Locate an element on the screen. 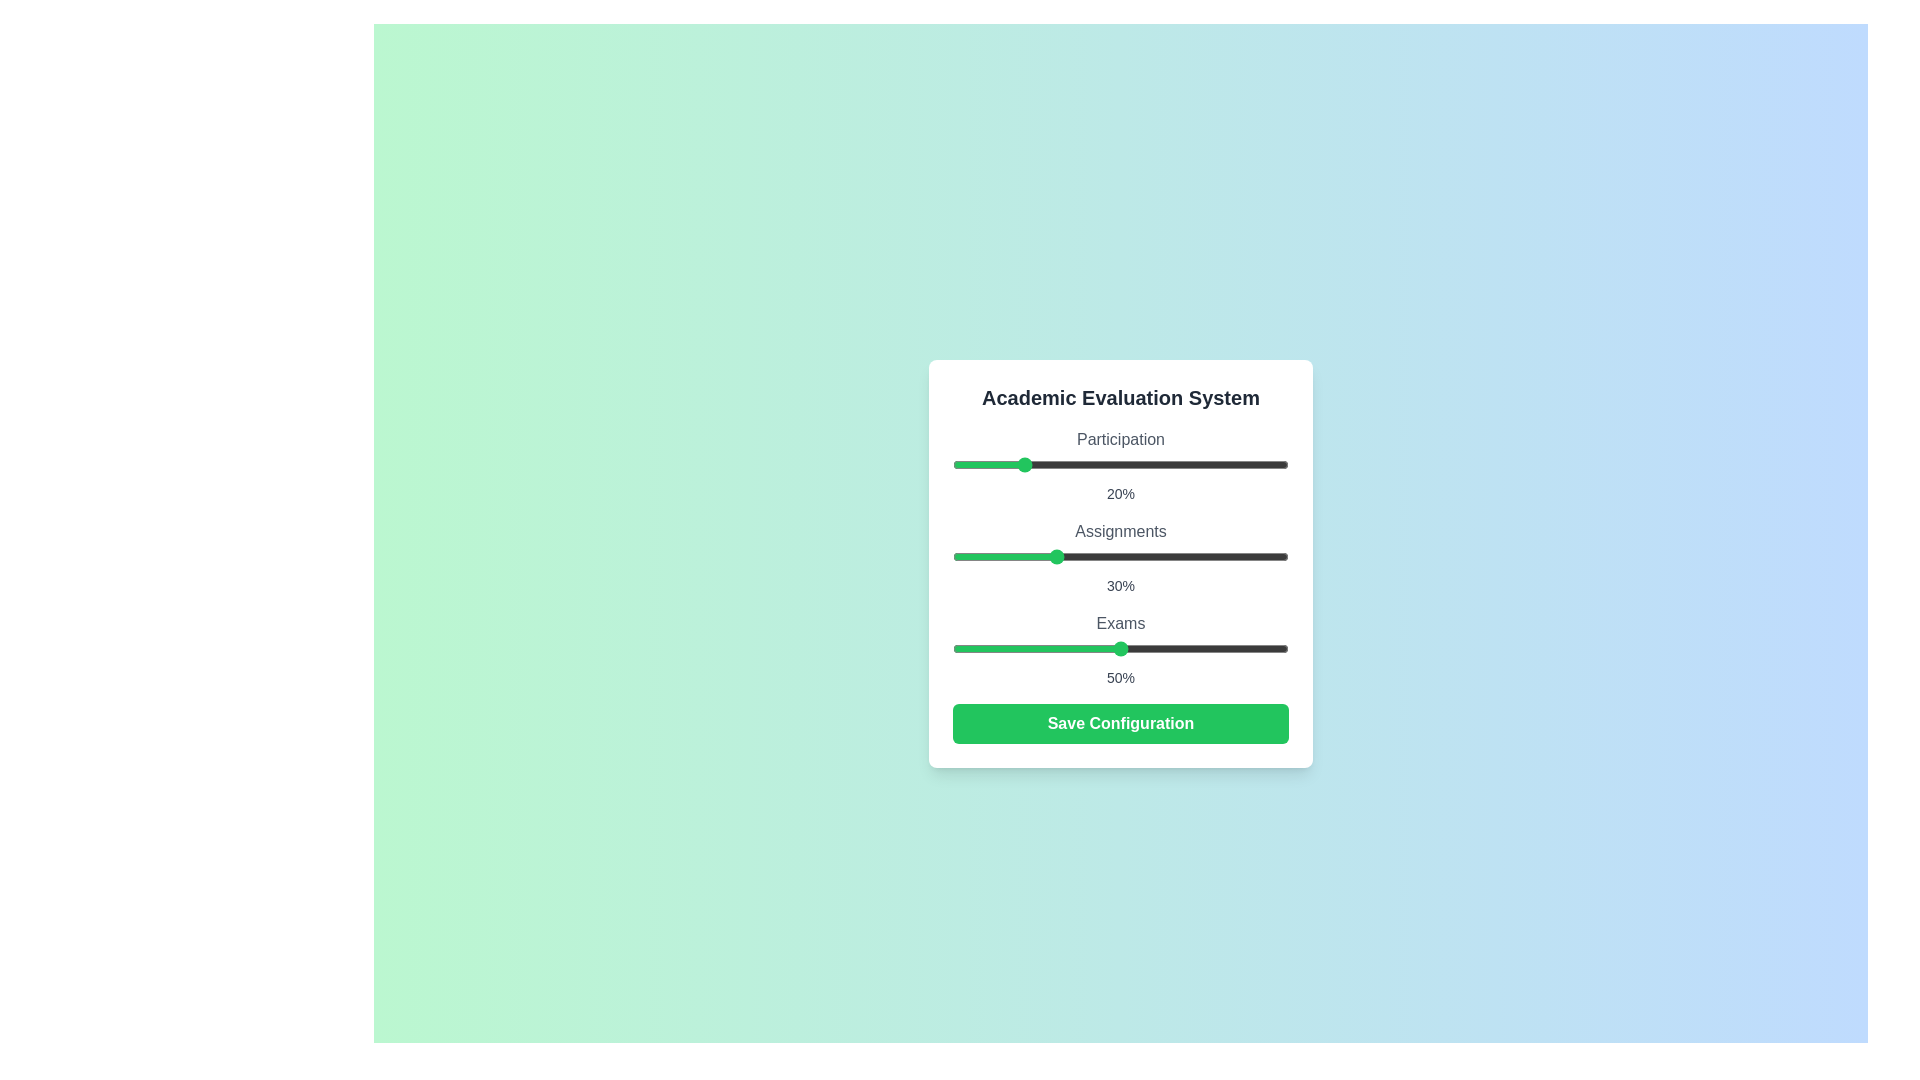  the Exams slider element to observe visual feedback is located at coordinates (1121, 648).